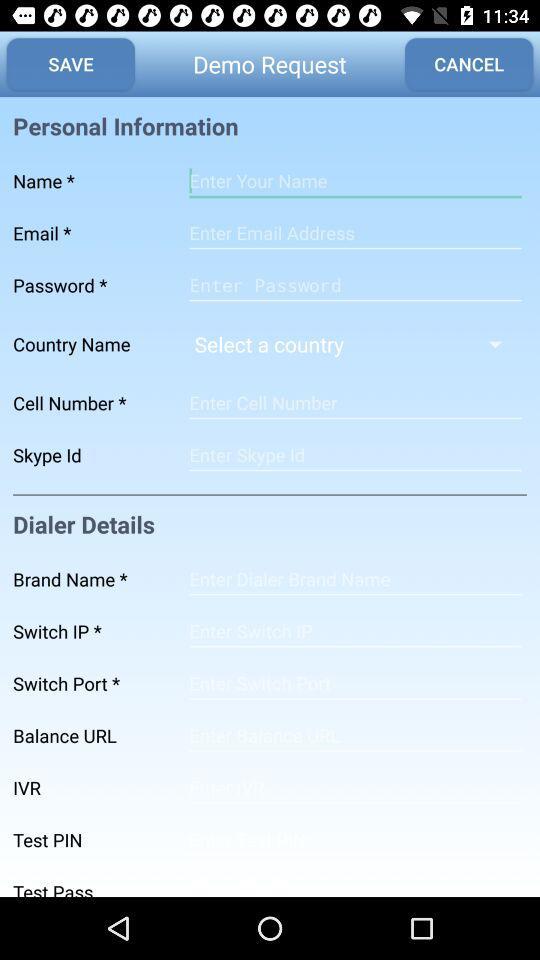  I want to click on ivr, so click(354, 788).